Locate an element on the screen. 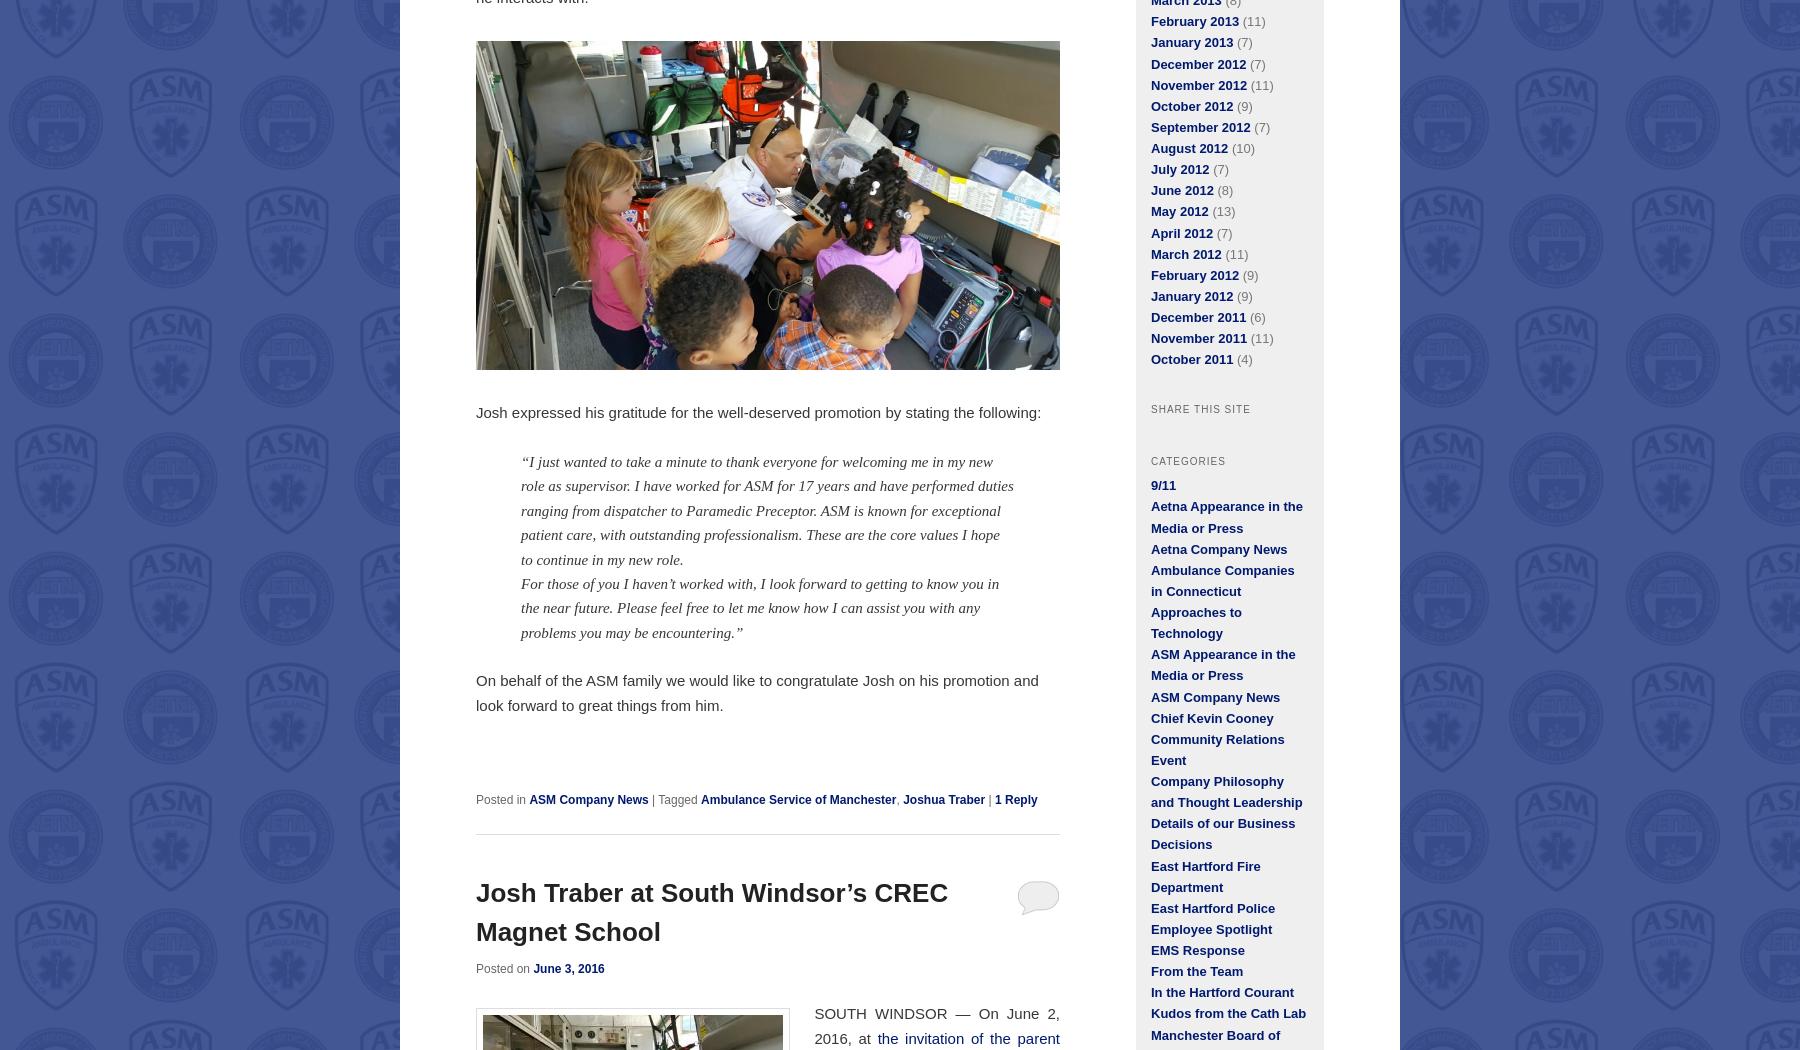 This screenshot has width=1800, height=1050. 'Aetna Appearance in the Media or Press' is located at coordinates (1225, 516).